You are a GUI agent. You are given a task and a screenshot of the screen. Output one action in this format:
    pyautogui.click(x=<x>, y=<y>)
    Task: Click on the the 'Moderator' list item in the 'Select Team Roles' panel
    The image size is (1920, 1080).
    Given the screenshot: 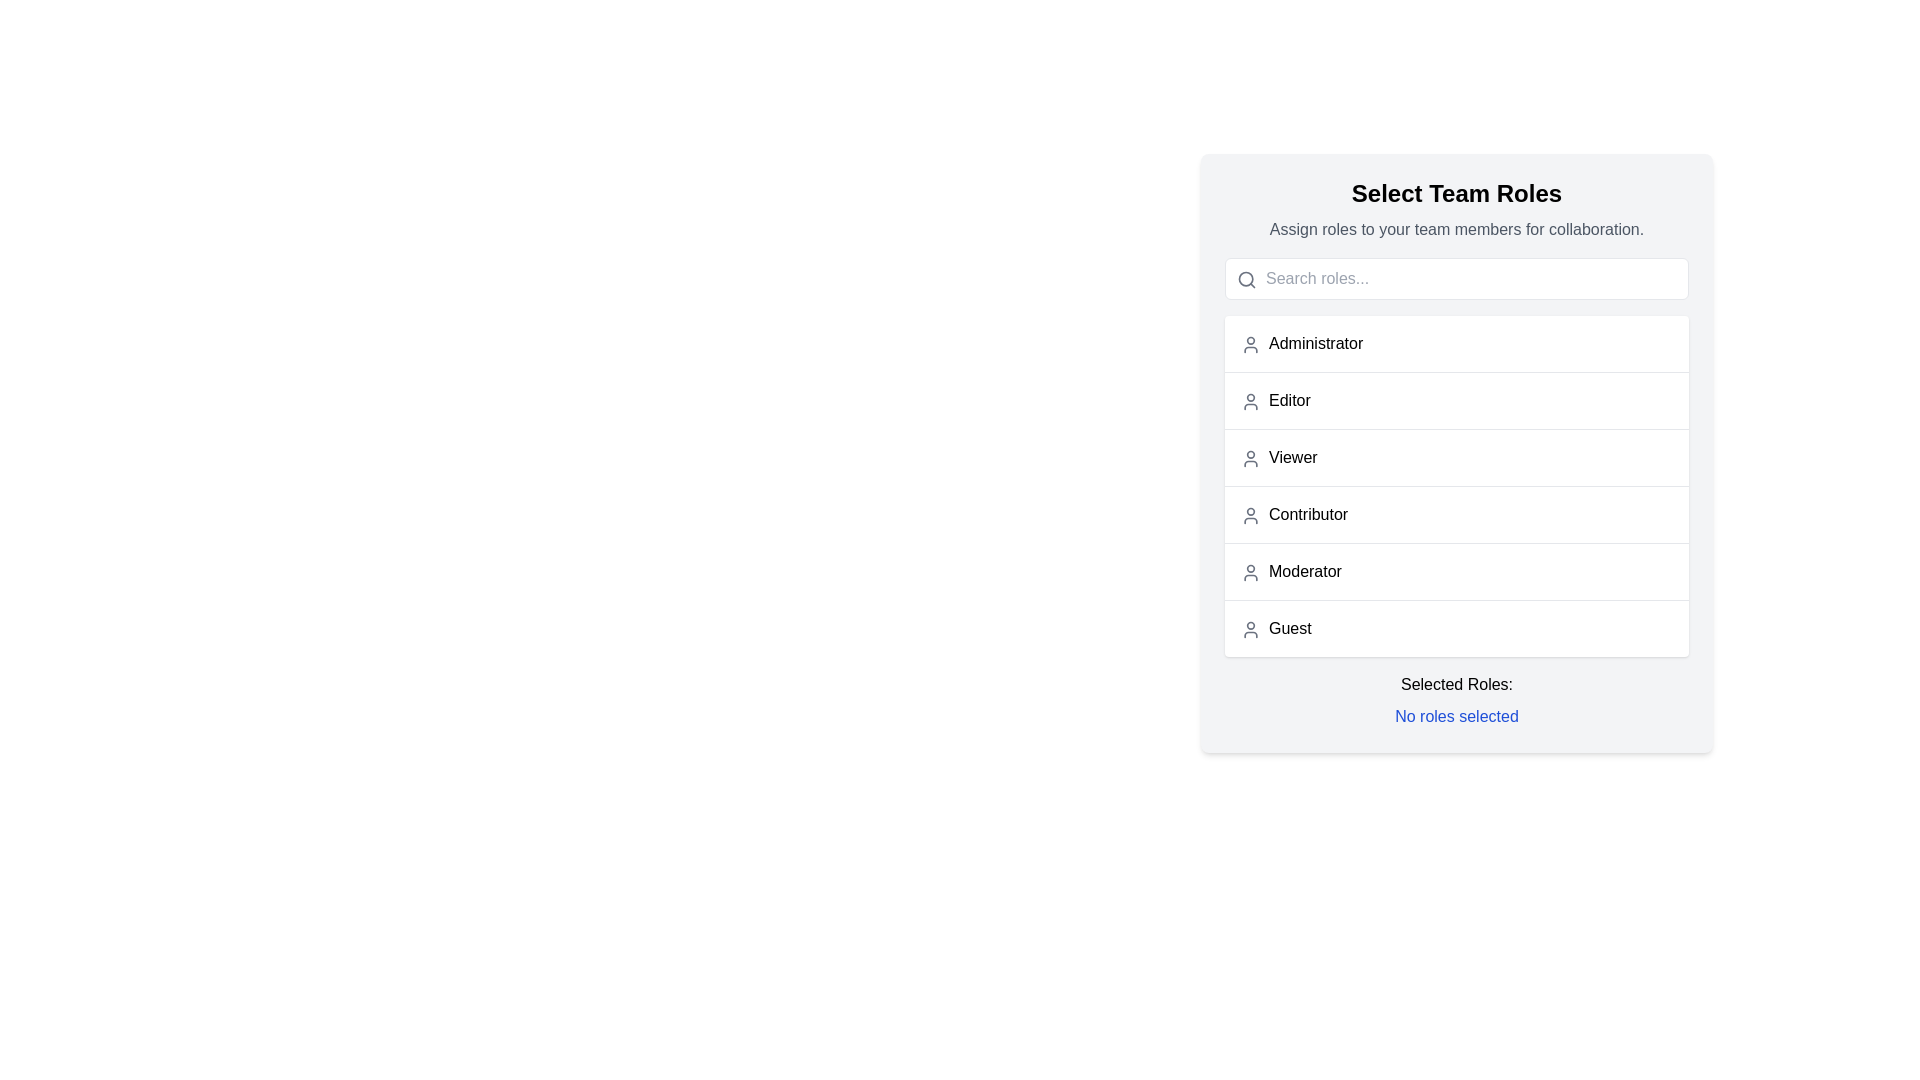 What is the action you would take?
    pyautogui.click(x=1457, y=570)
    